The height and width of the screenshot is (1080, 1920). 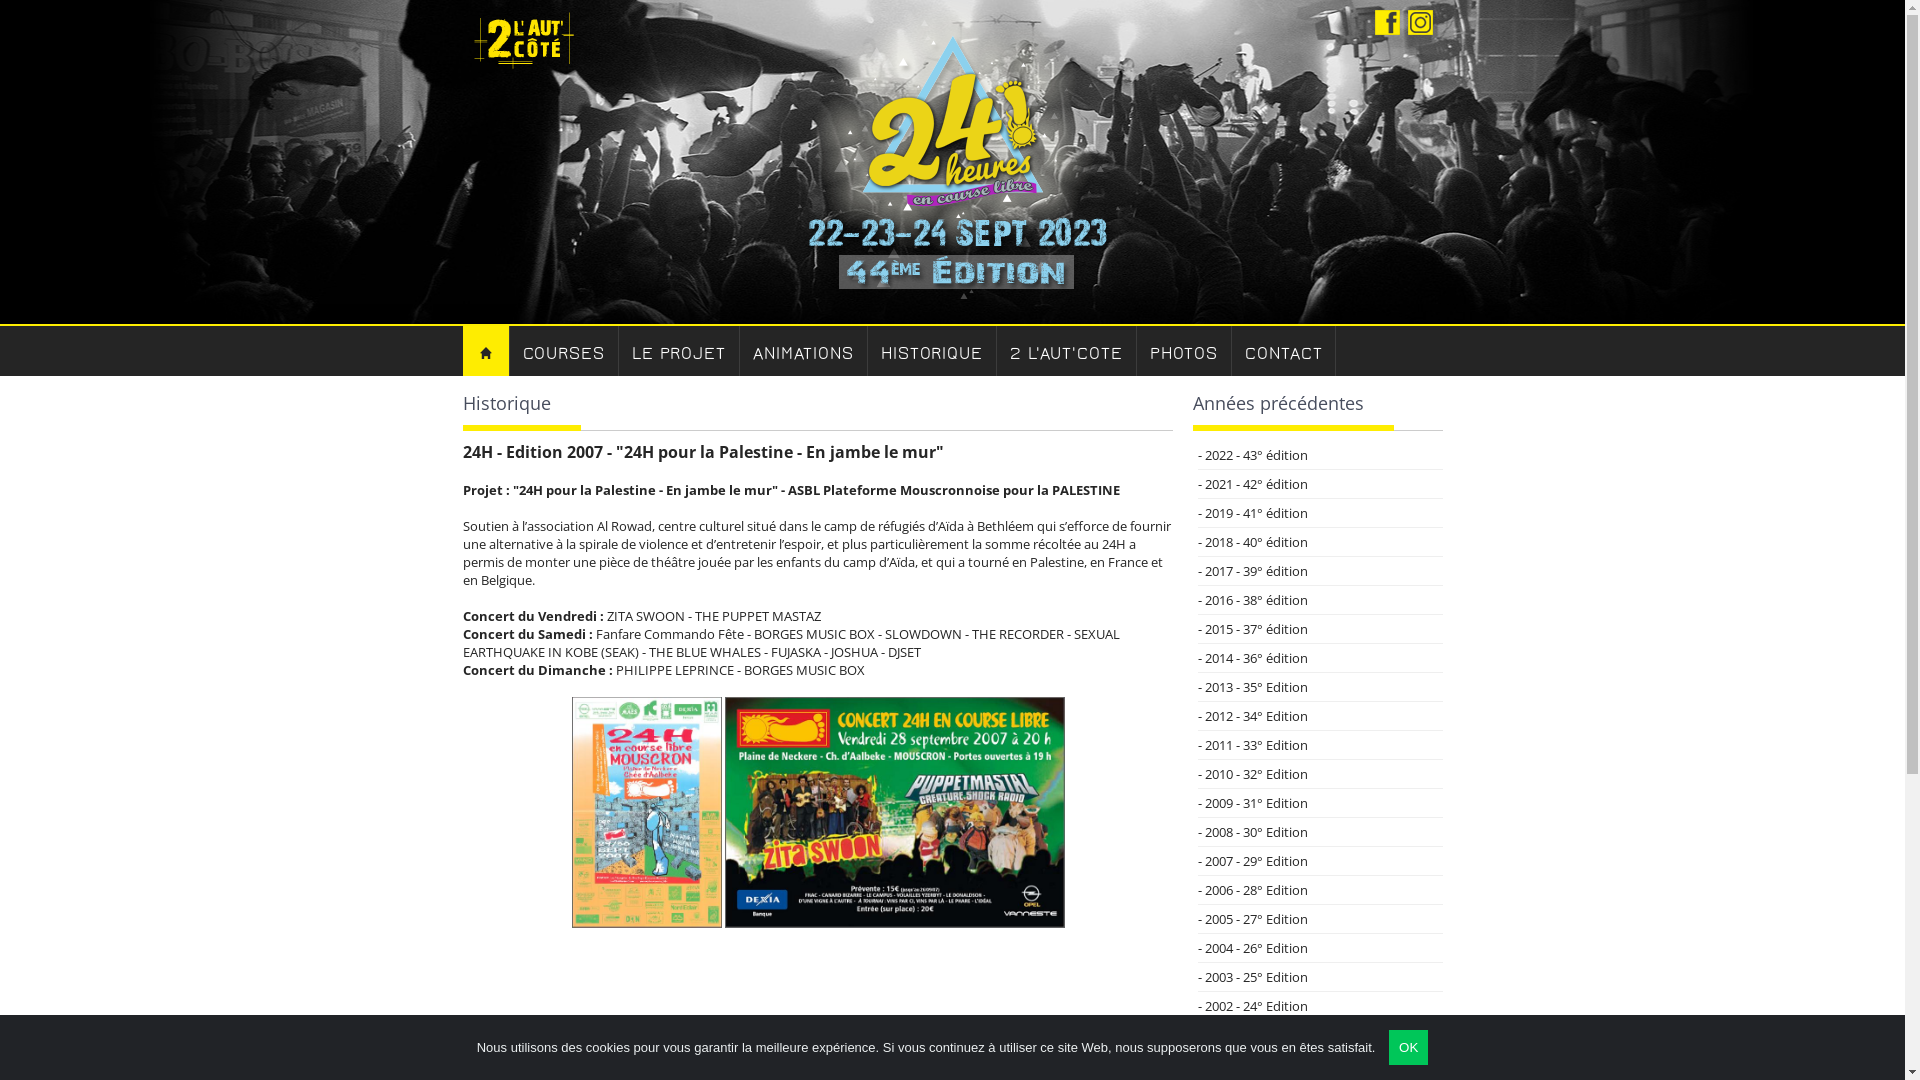 I want to click on 'OK', so click(x=1407, y=1046).